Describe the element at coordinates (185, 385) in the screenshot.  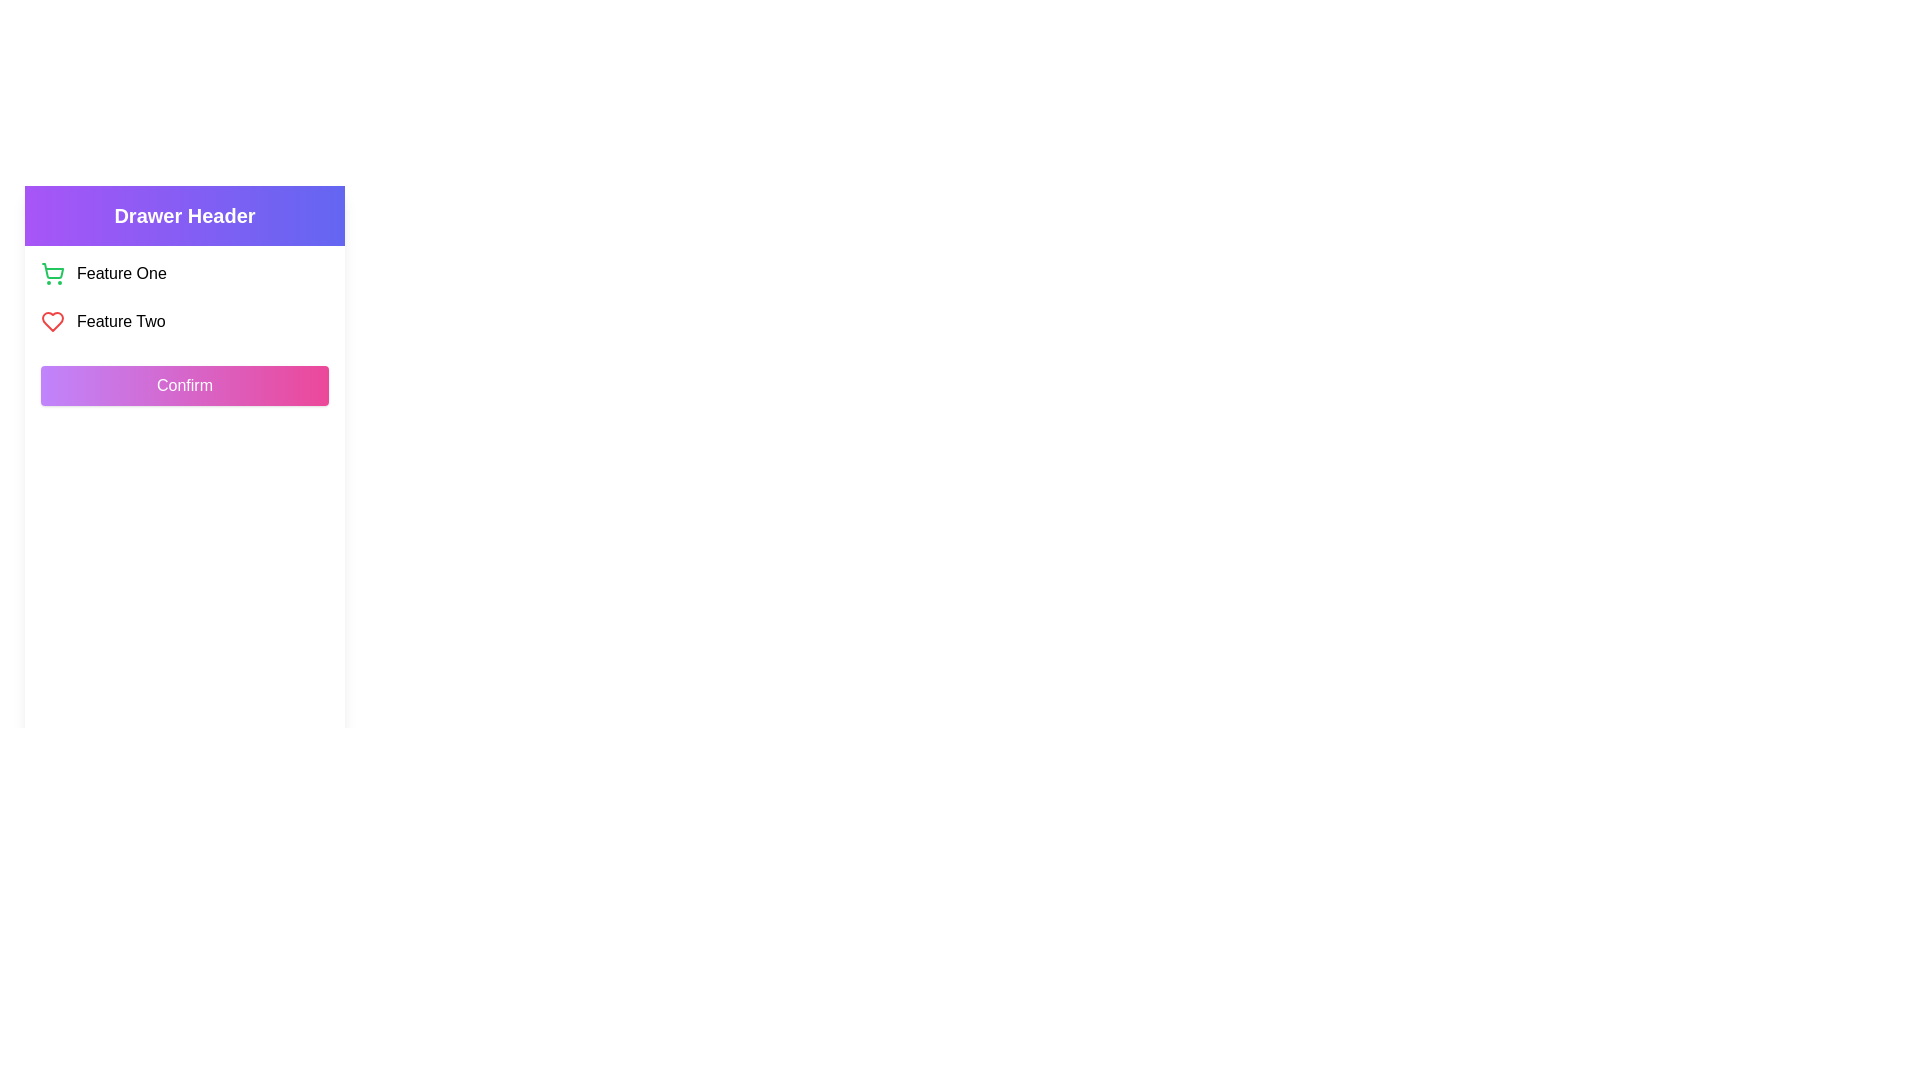
I see `the 'Confirm' button which is a rectangular button with gradient coloring from purple to pink, featuring white text and rounded corners, located in the sidebar below 'Feature One' and 'Feature Two'` at that location.